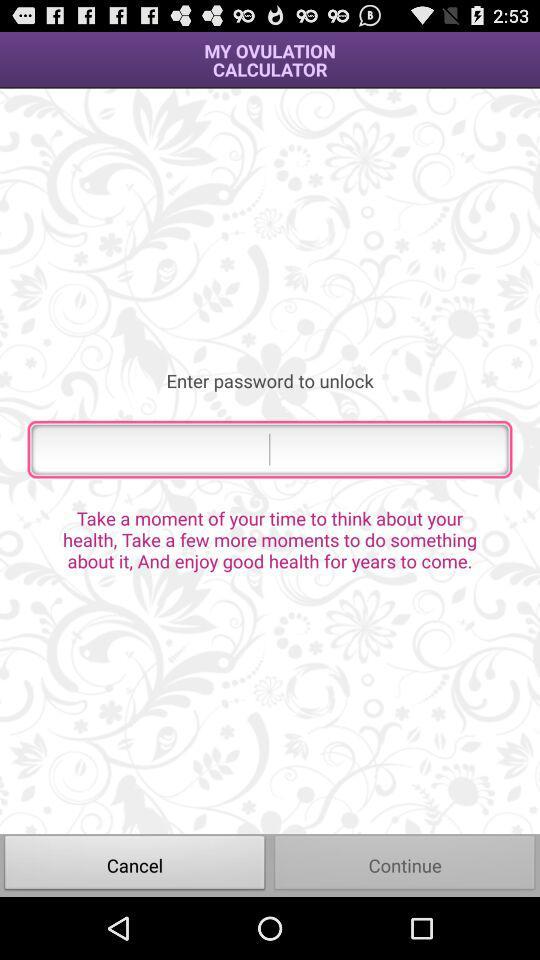  Describe the element at coordinates (405, 864) in the screenshot. I see `the button next to cancel button` at that location.